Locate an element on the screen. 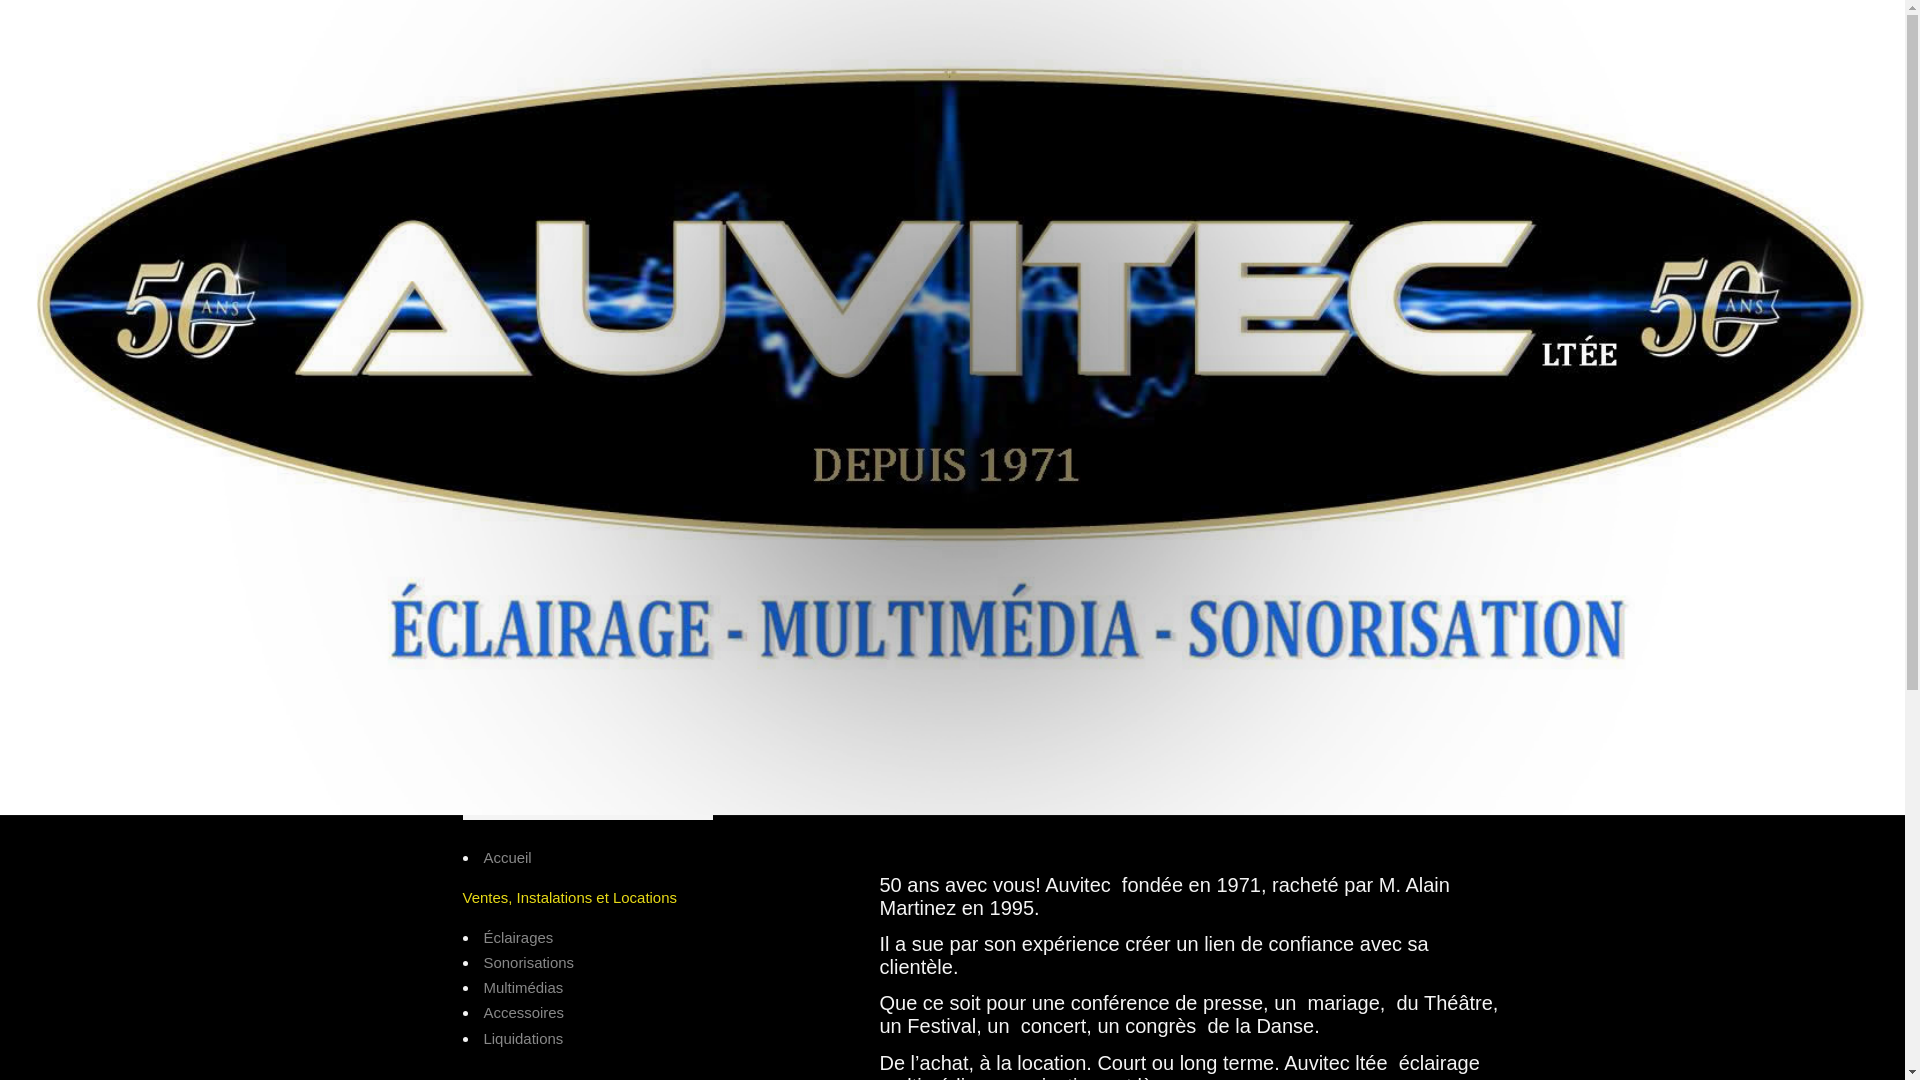 The image size is (1920, 1080). 'Liquidations' is located at coordinates (483, 1037).